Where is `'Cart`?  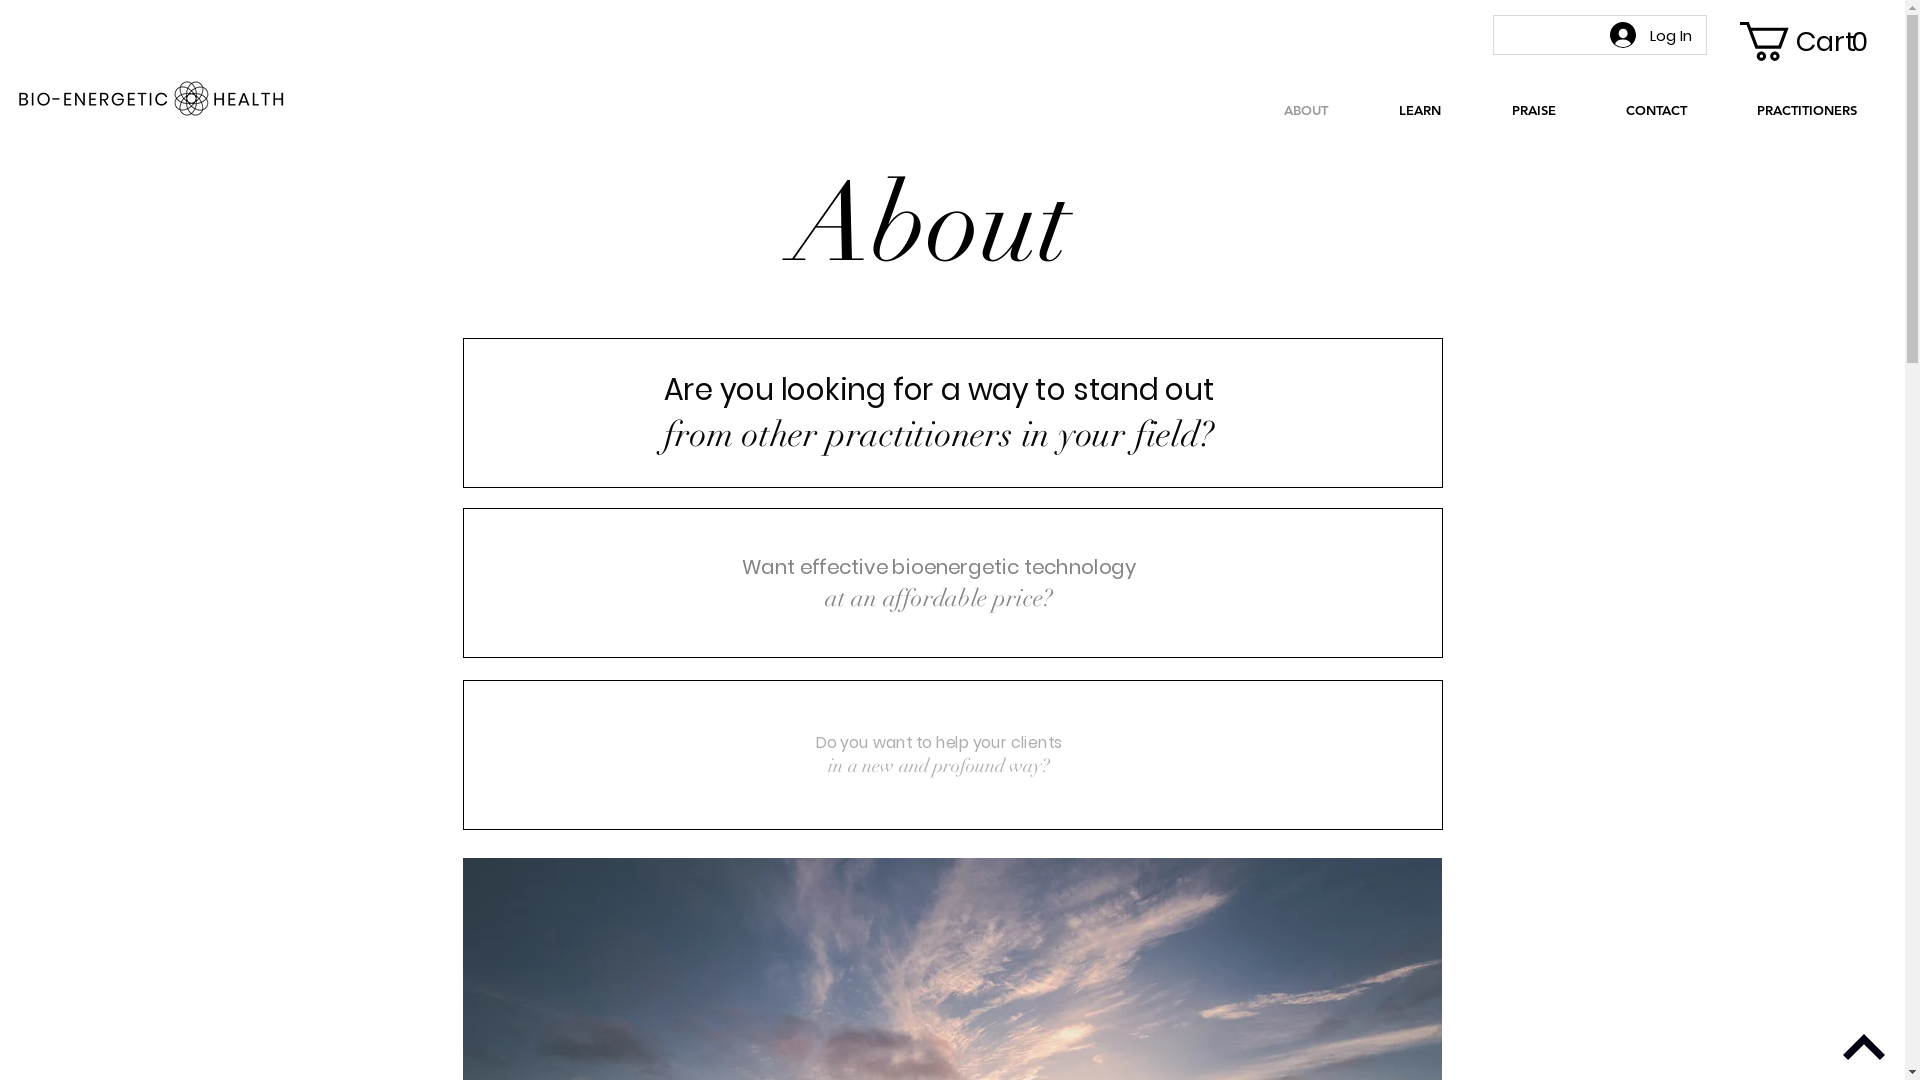 'Cart is located at coordinates (1738, 41).